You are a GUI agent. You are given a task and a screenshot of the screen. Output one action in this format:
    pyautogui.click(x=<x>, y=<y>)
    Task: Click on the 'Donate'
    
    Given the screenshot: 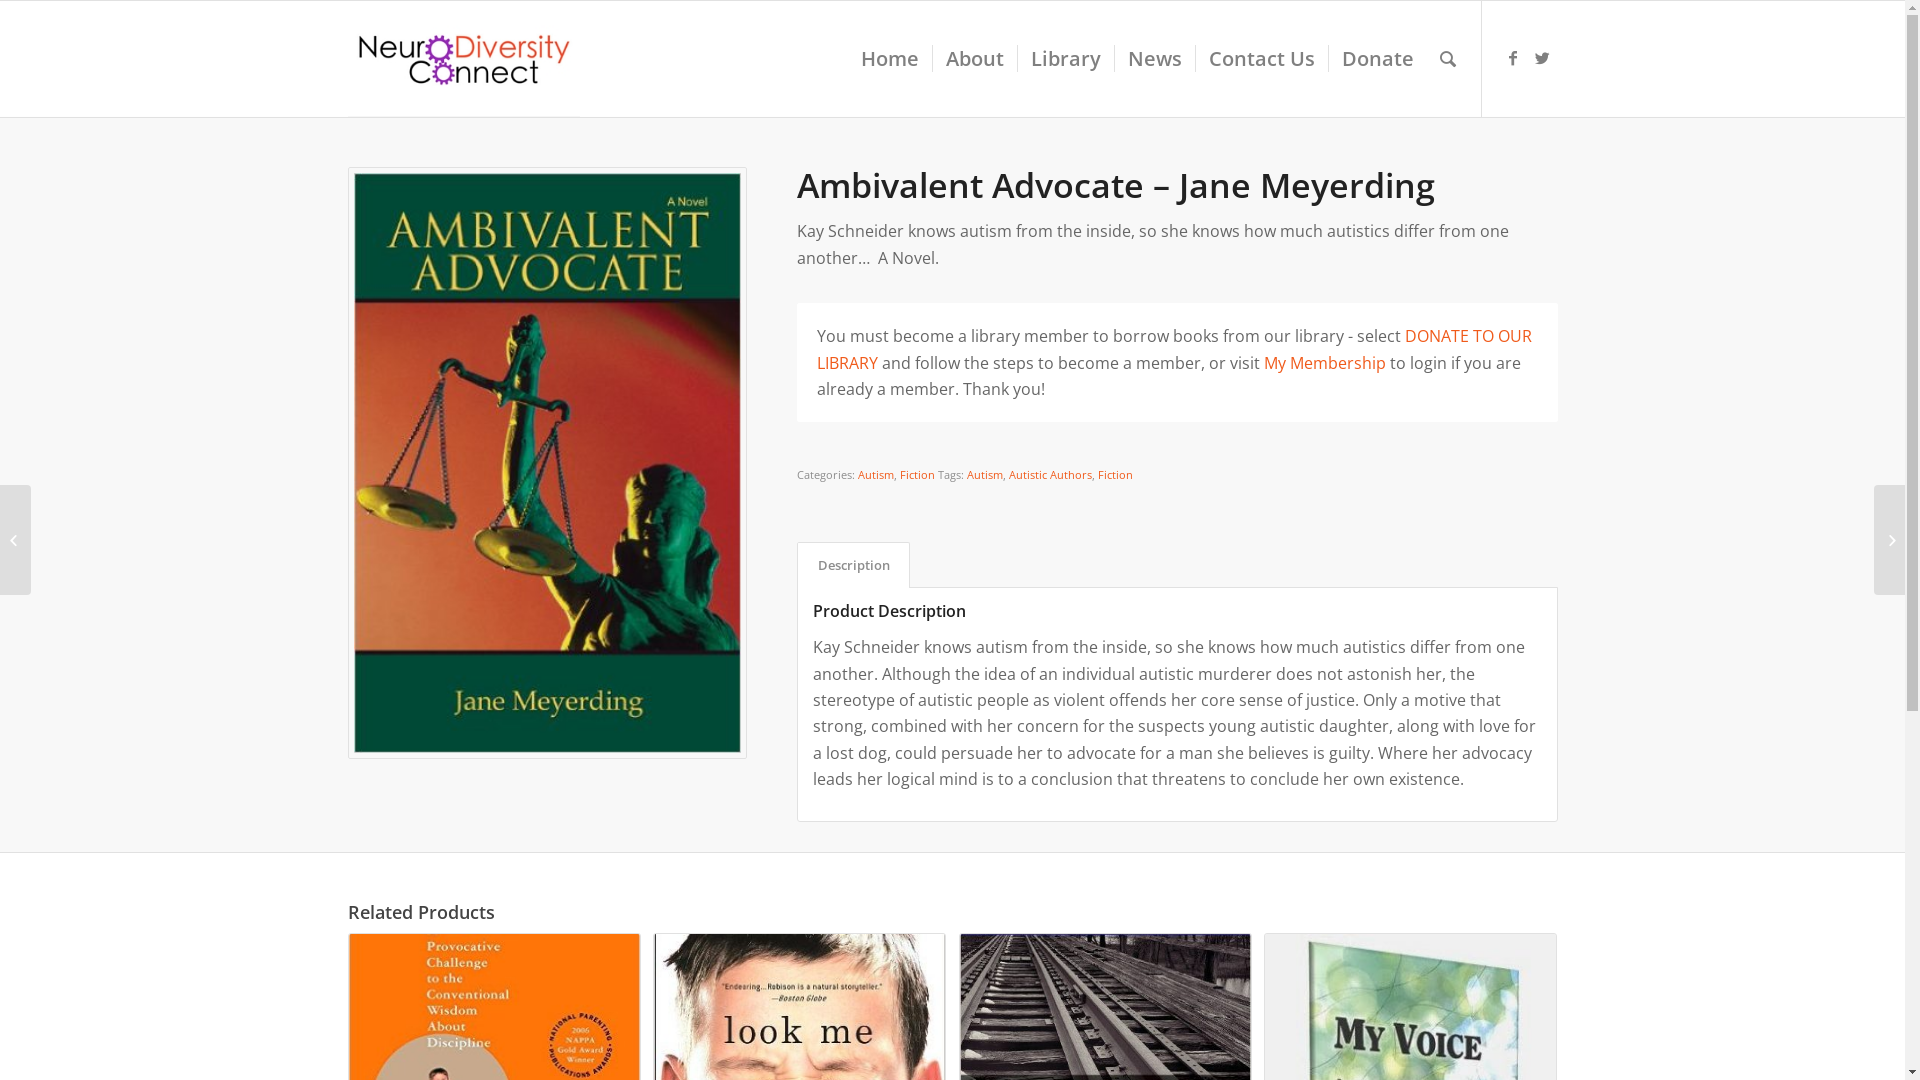 What is the action you would take?
    pyautogui.click(x=1376, y=57)
    